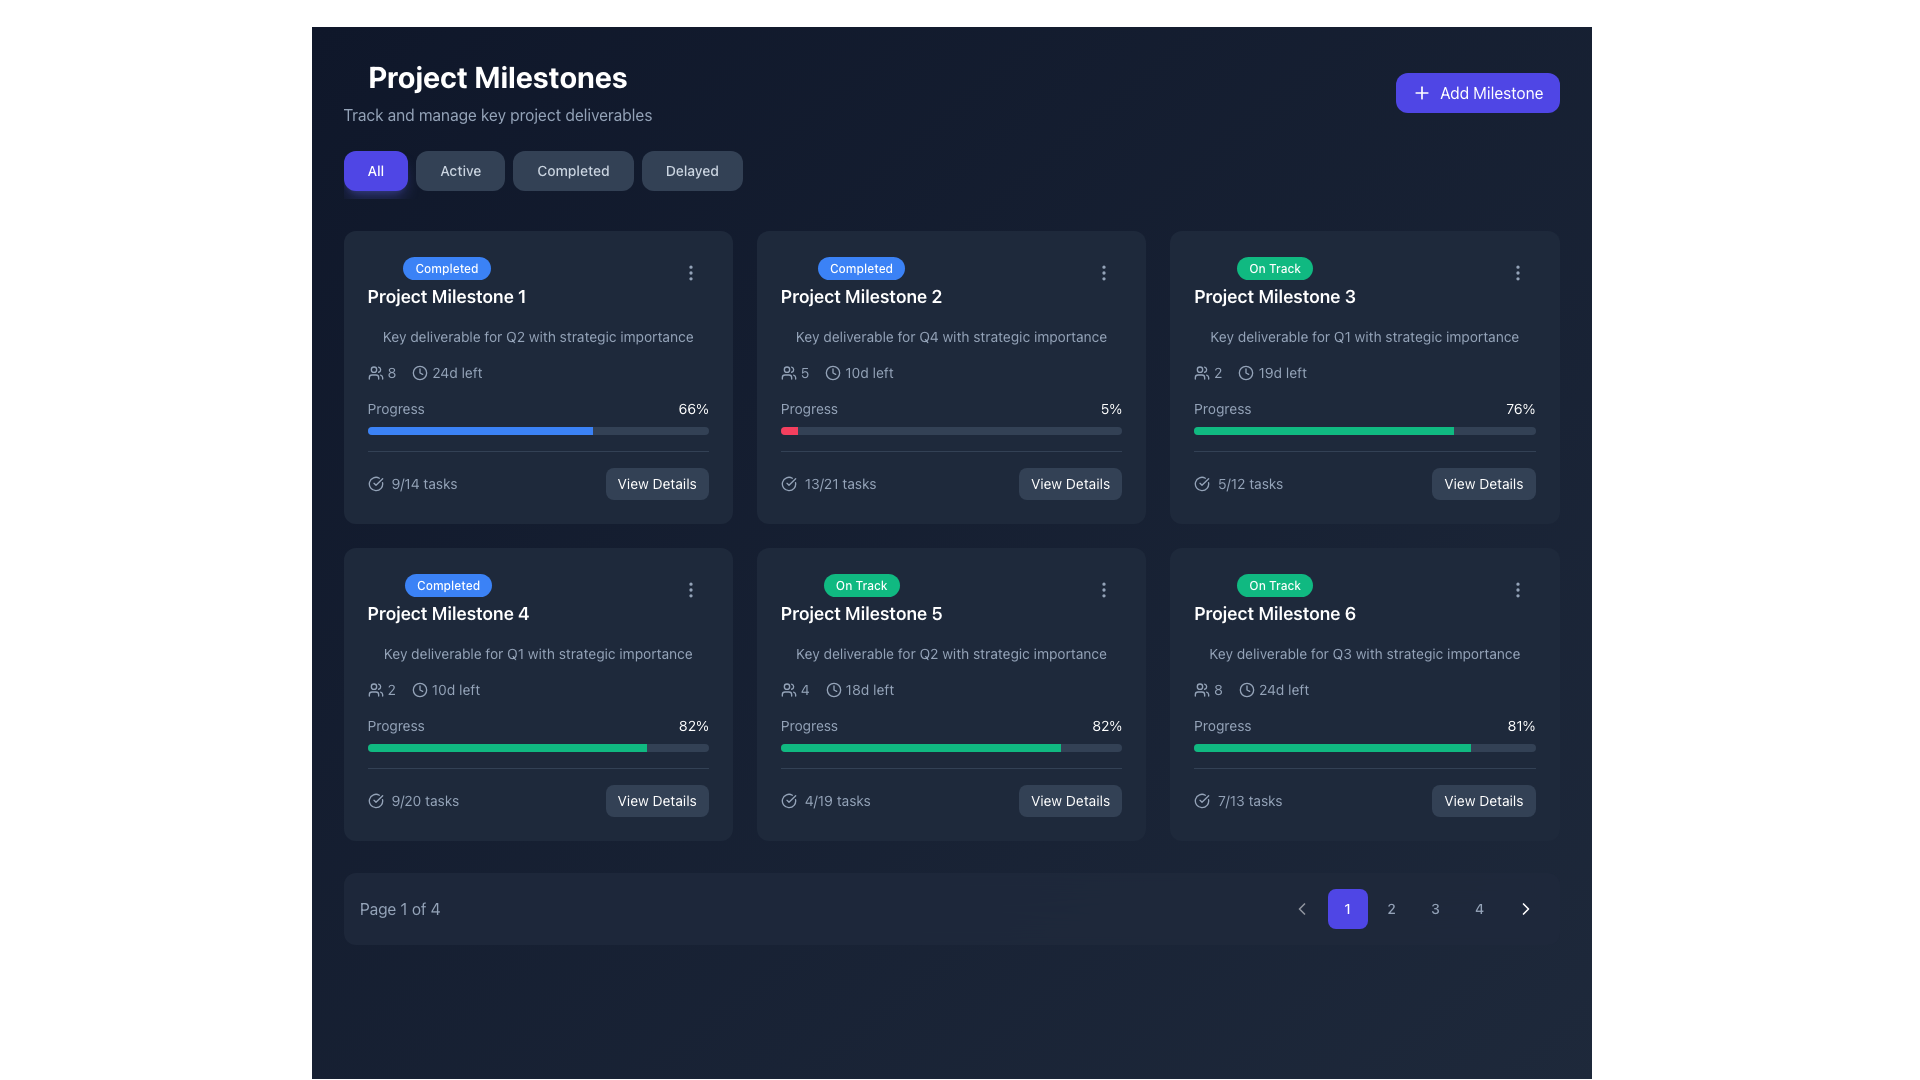 This screenshot has height=1080, width=1920. What do you see at coordinates (1363, 733) in the screenshot?
I see `the visually represented completion progress of the Progress bar indicating 81% completion, located within the 'Project Milestone 6' card` at bounding box center [1363, 733].